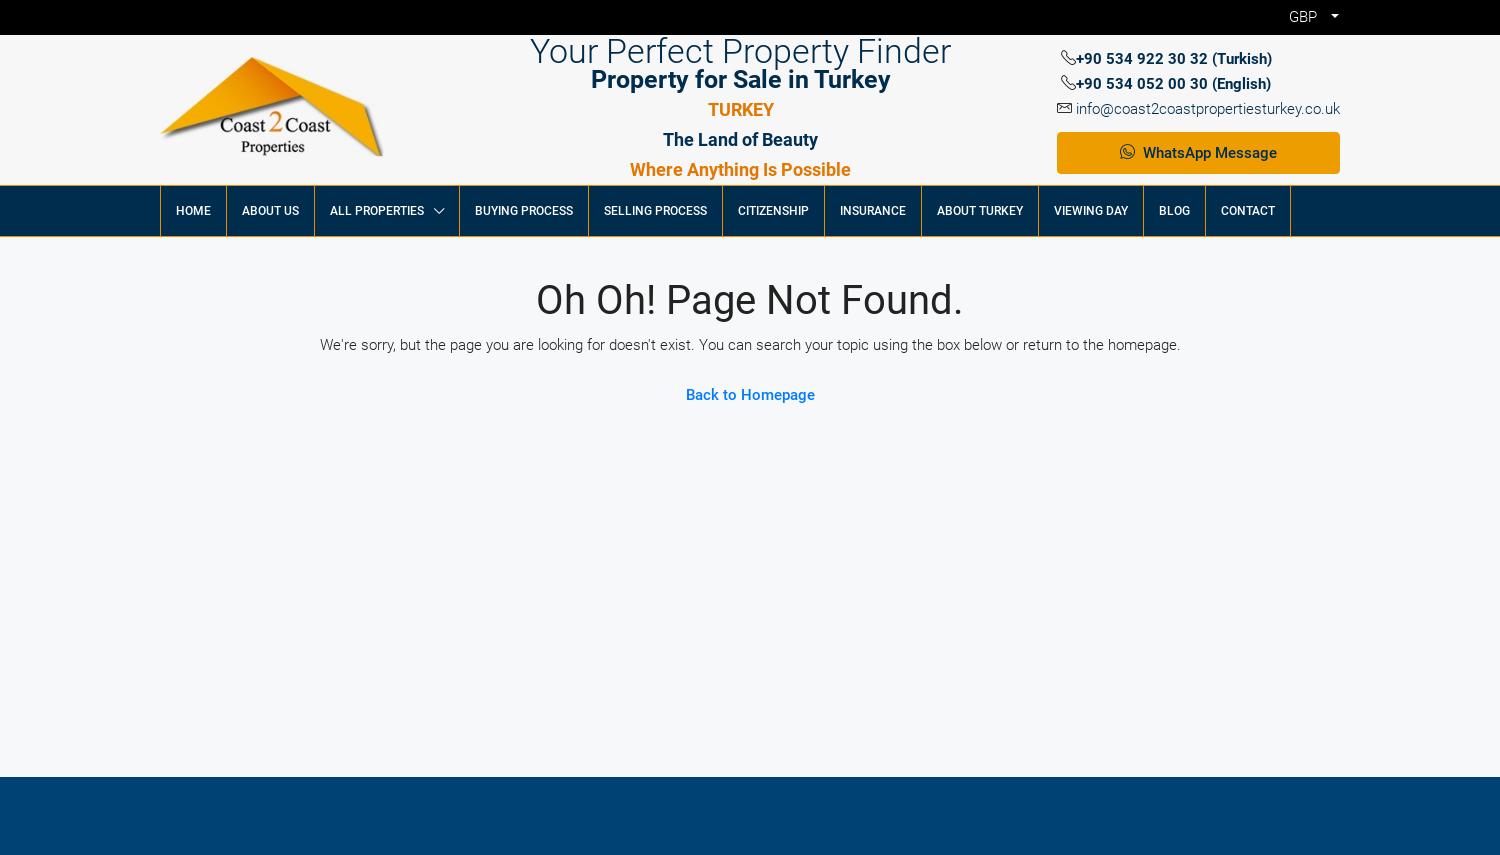 The width and height of the screenshot is (1500, 855). What do you see at coordinates (1074, 83) in the screenshot?
I see `'+90 534 052 00 30 (English)'` at bounding box center [1074, 83].